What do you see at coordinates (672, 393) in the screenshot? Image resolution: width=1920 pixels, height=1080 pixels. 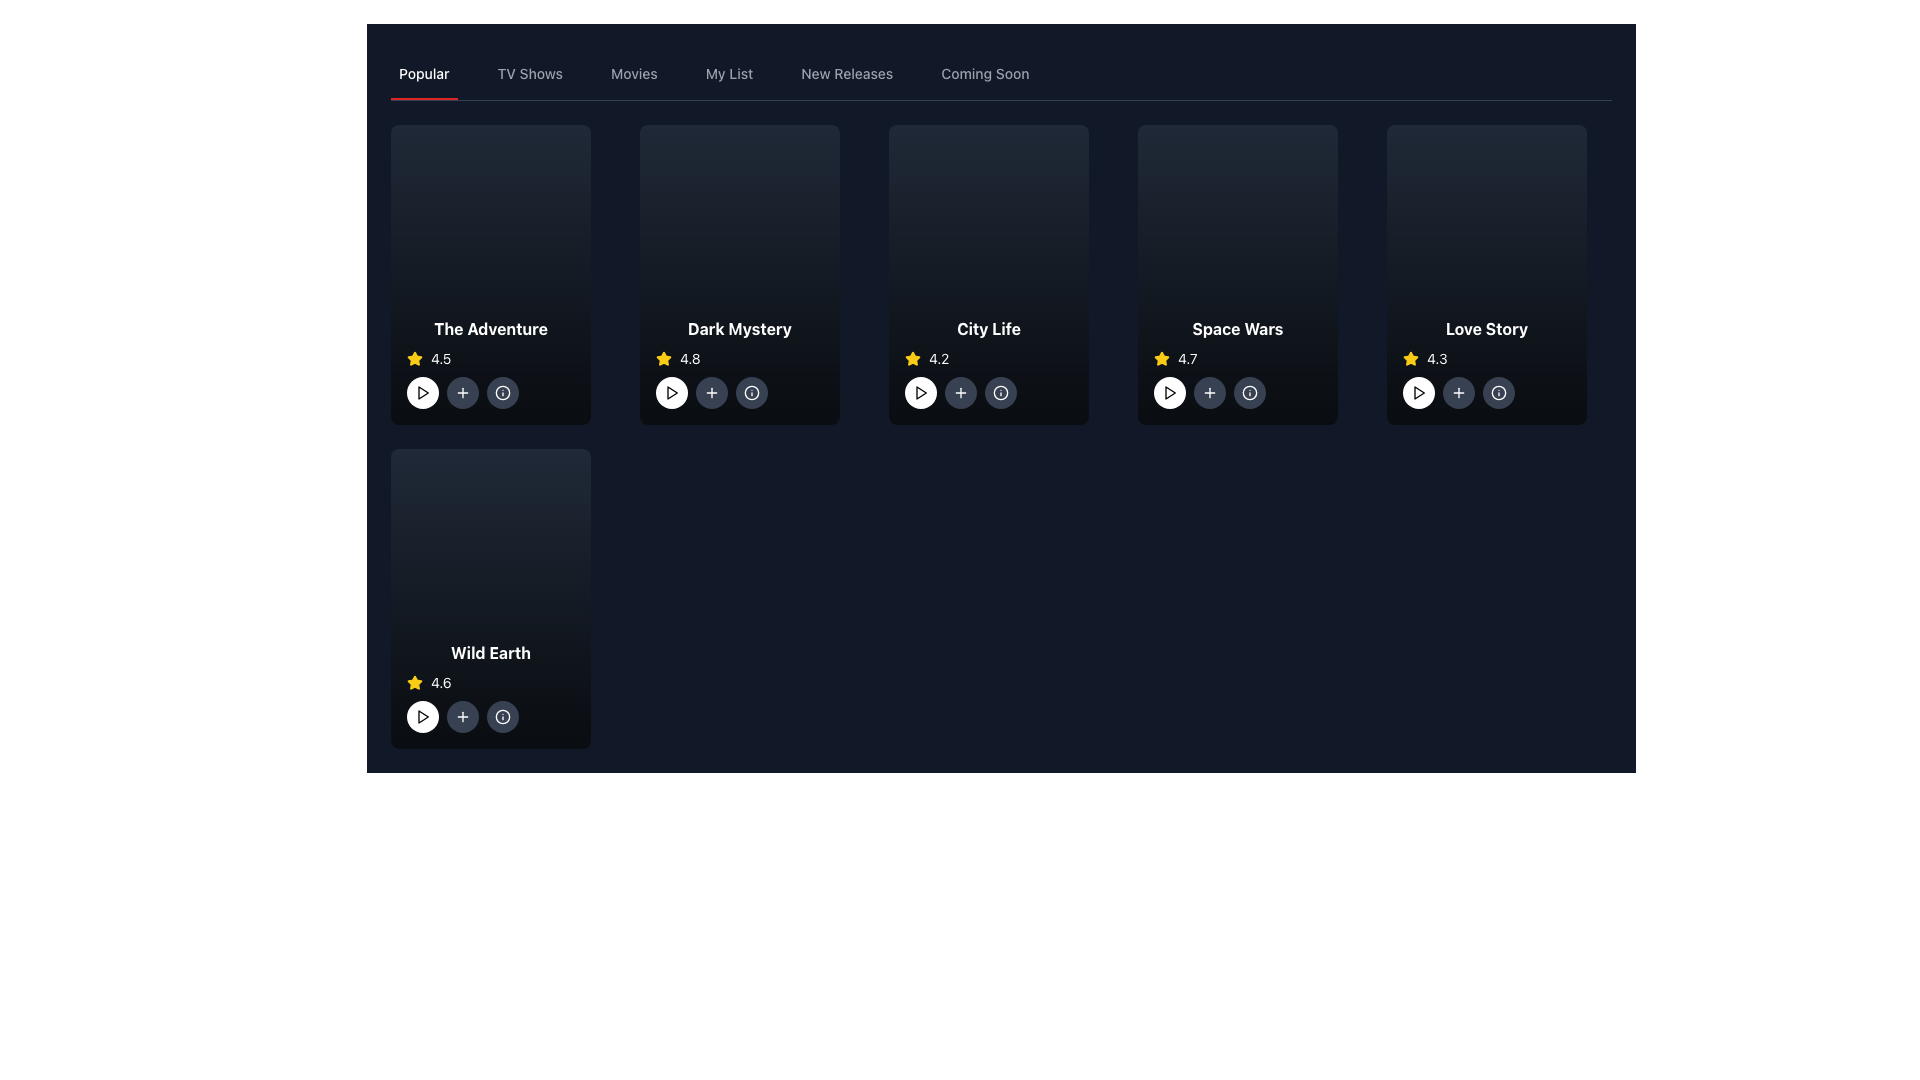 I see `the circular button with a white background and a play icon inside, located beneath the 'Dark Mystery' card and is the first button in the row` at bounding box center [672, 393].